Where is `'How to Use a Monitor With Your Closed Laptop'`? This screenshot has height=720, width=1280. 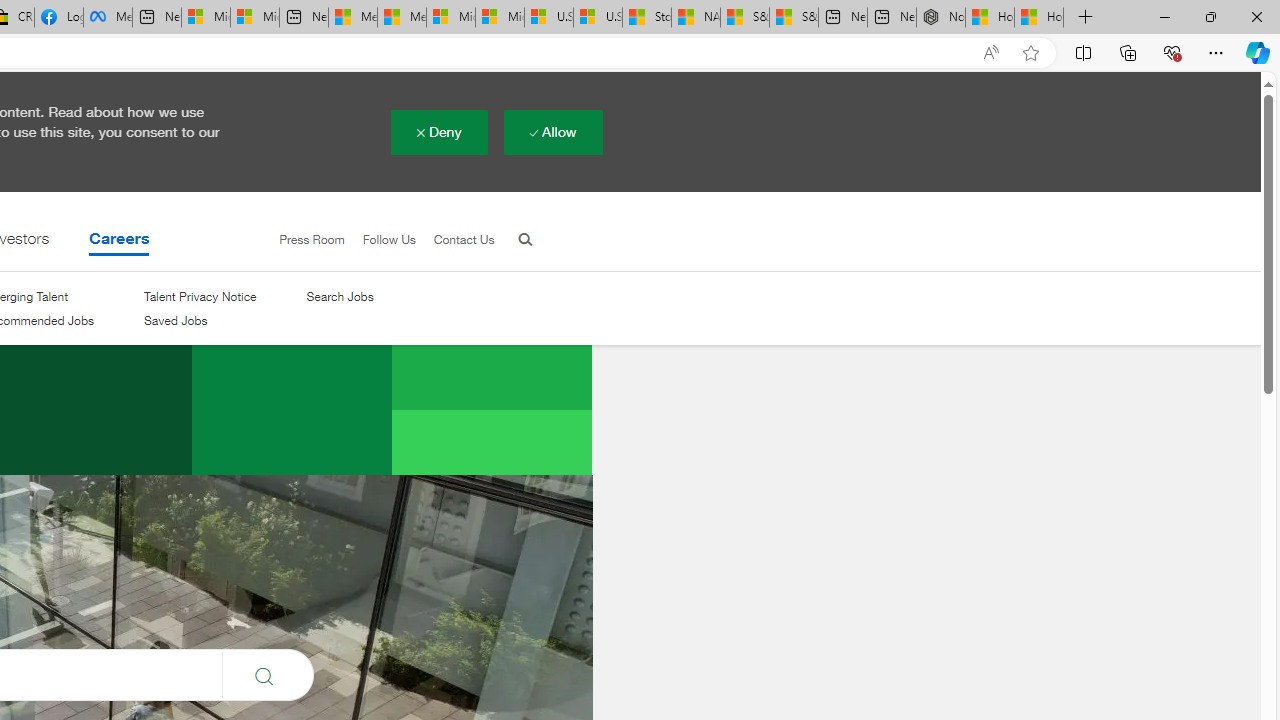
'How to Use a Monitor With Your Closed Laptop' is located at coordinates (1039, 17).